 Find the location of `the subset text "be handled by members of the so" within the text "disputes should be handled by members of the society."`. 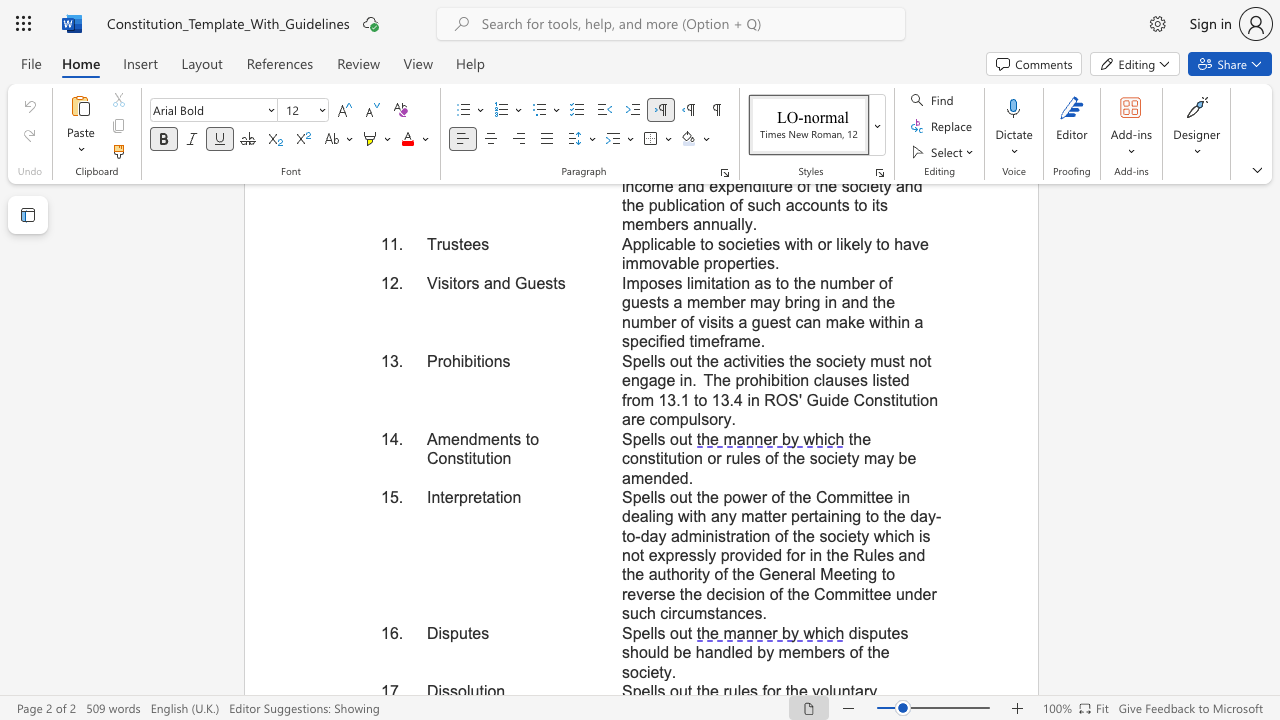

the subset text "be handled by members of the so" within the text "disputes should be handled by members of the society." is located at coordinates (673, 652).